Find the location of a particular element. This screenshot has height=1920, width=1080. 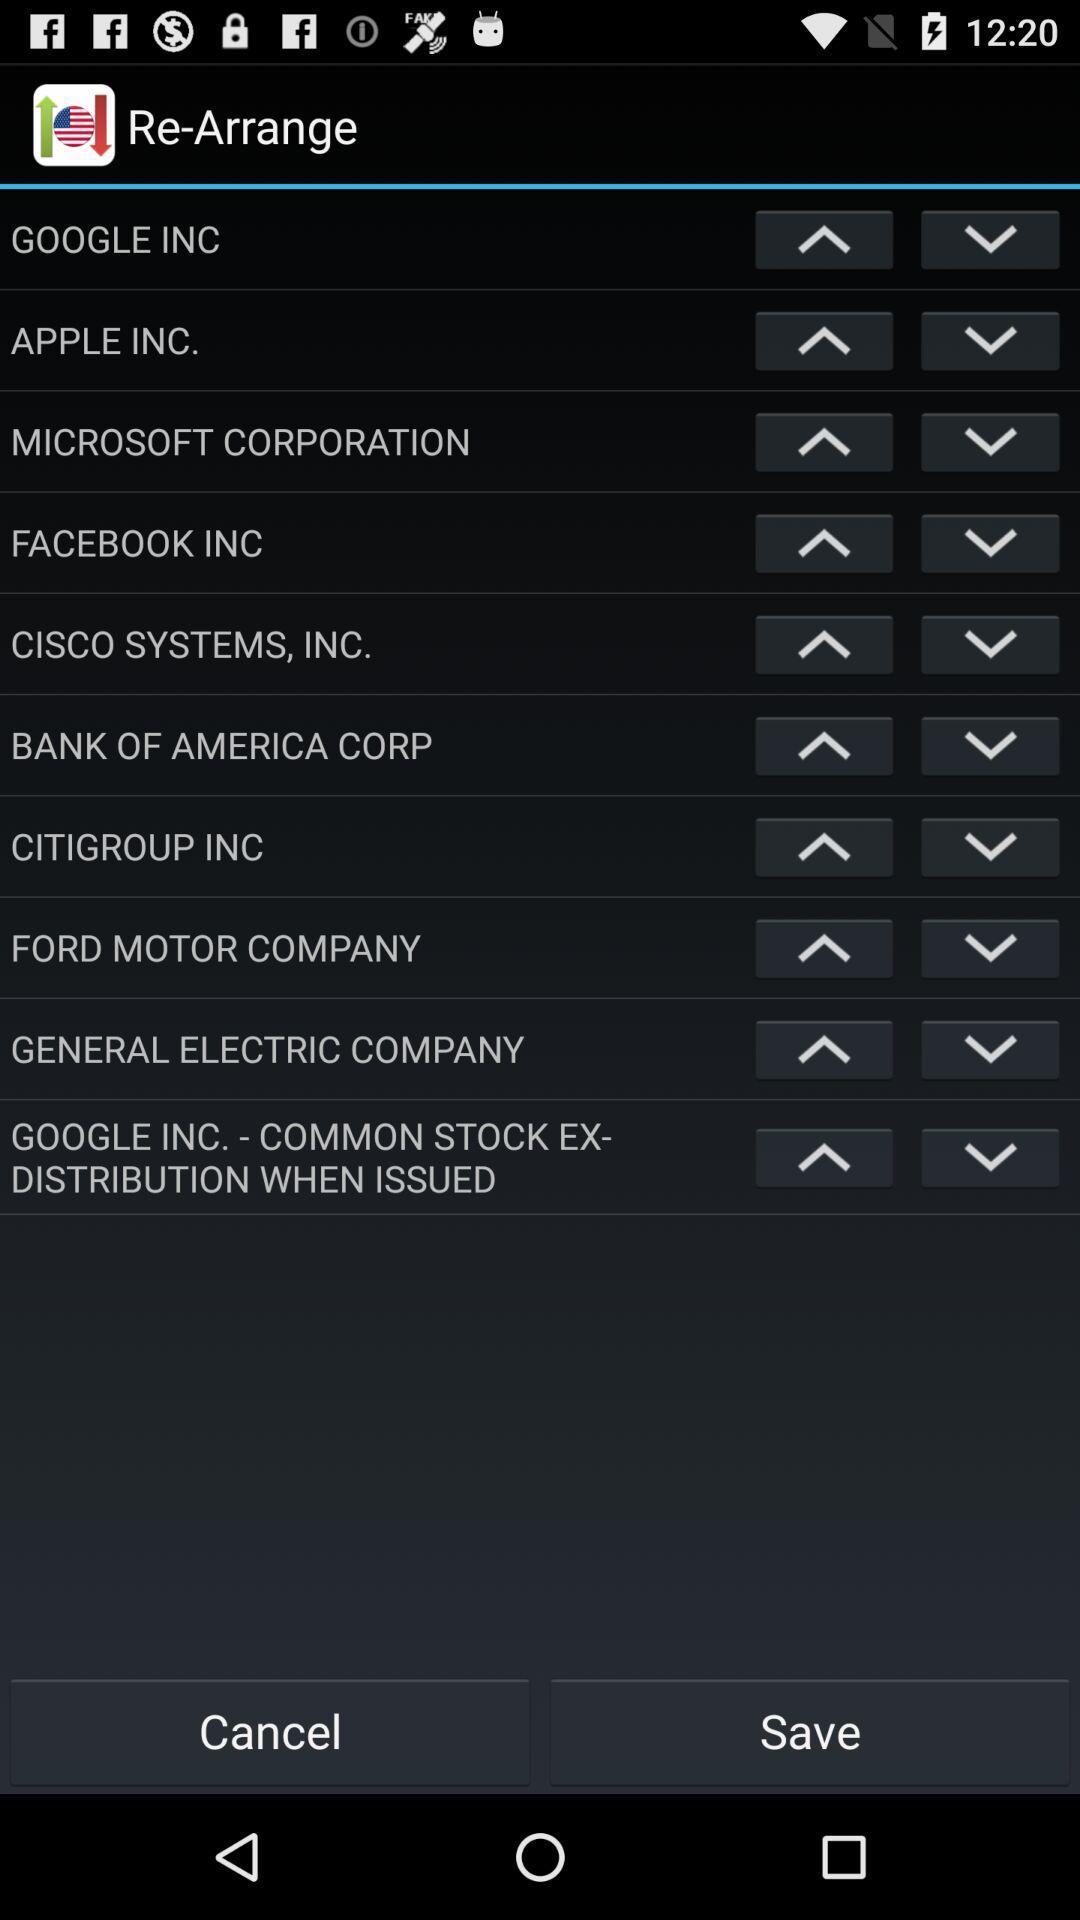

facebook inc app is located at coordinates (378, 542).